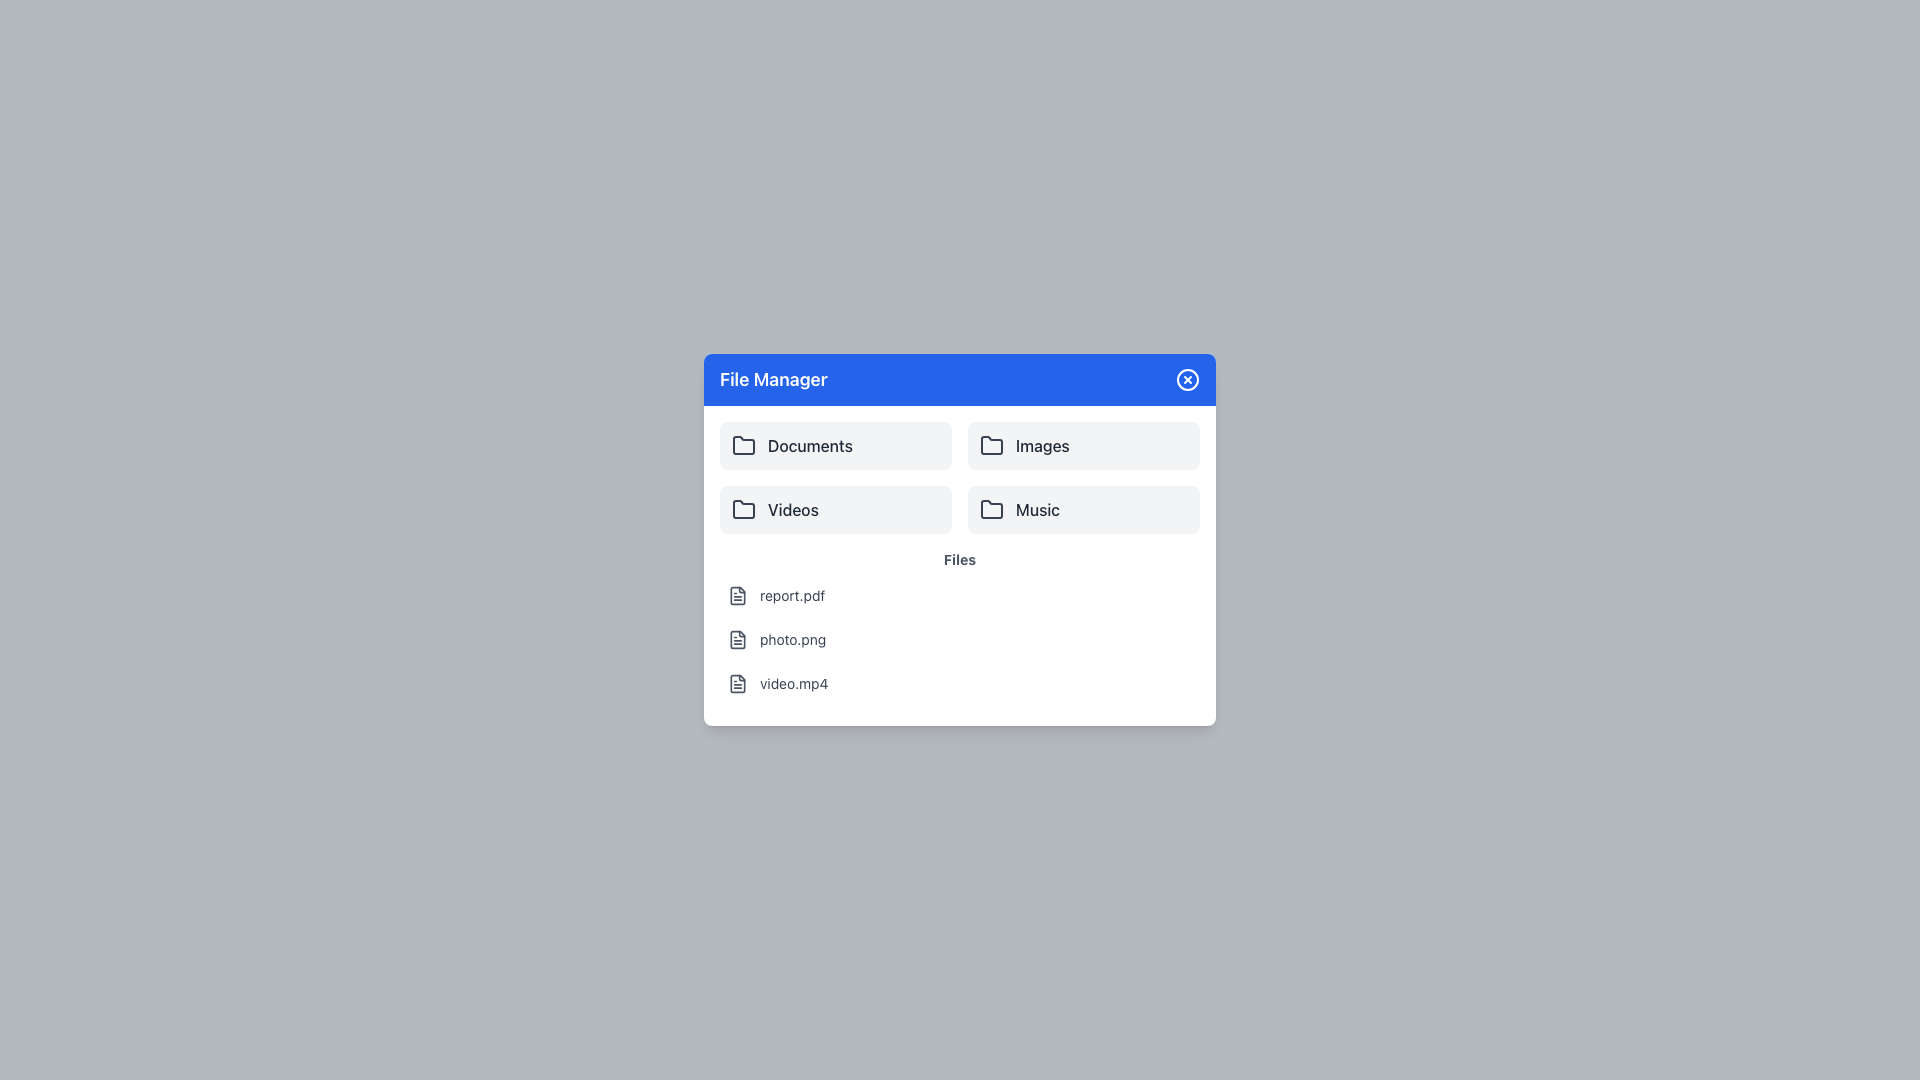 This screenshot has width=1920, height=1080. What do you see at coordinates (737, 595) in the screenshot?
I see `the file icon representing 'report.pdf'` at bounding box center [737, 595].